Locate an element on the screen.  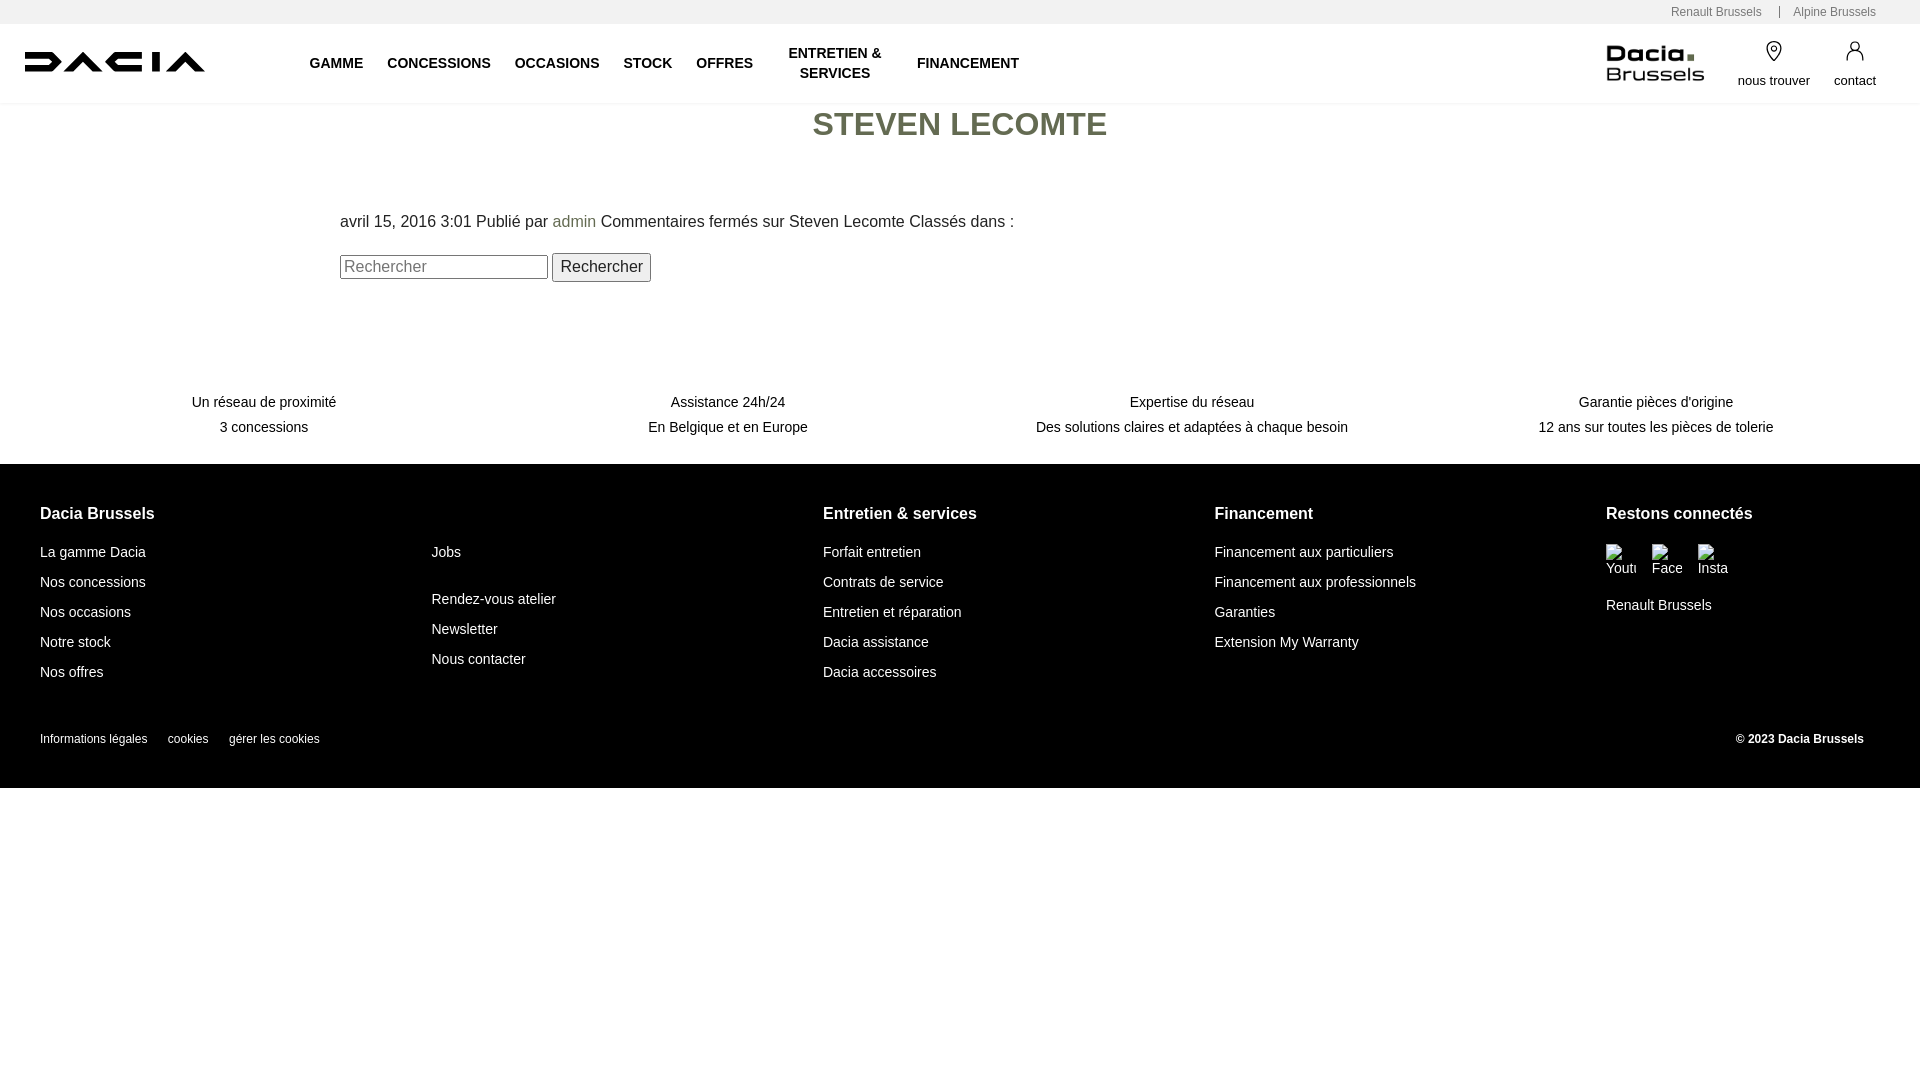
'Financement aux particuliers' is located at coordinates (1303, 551).